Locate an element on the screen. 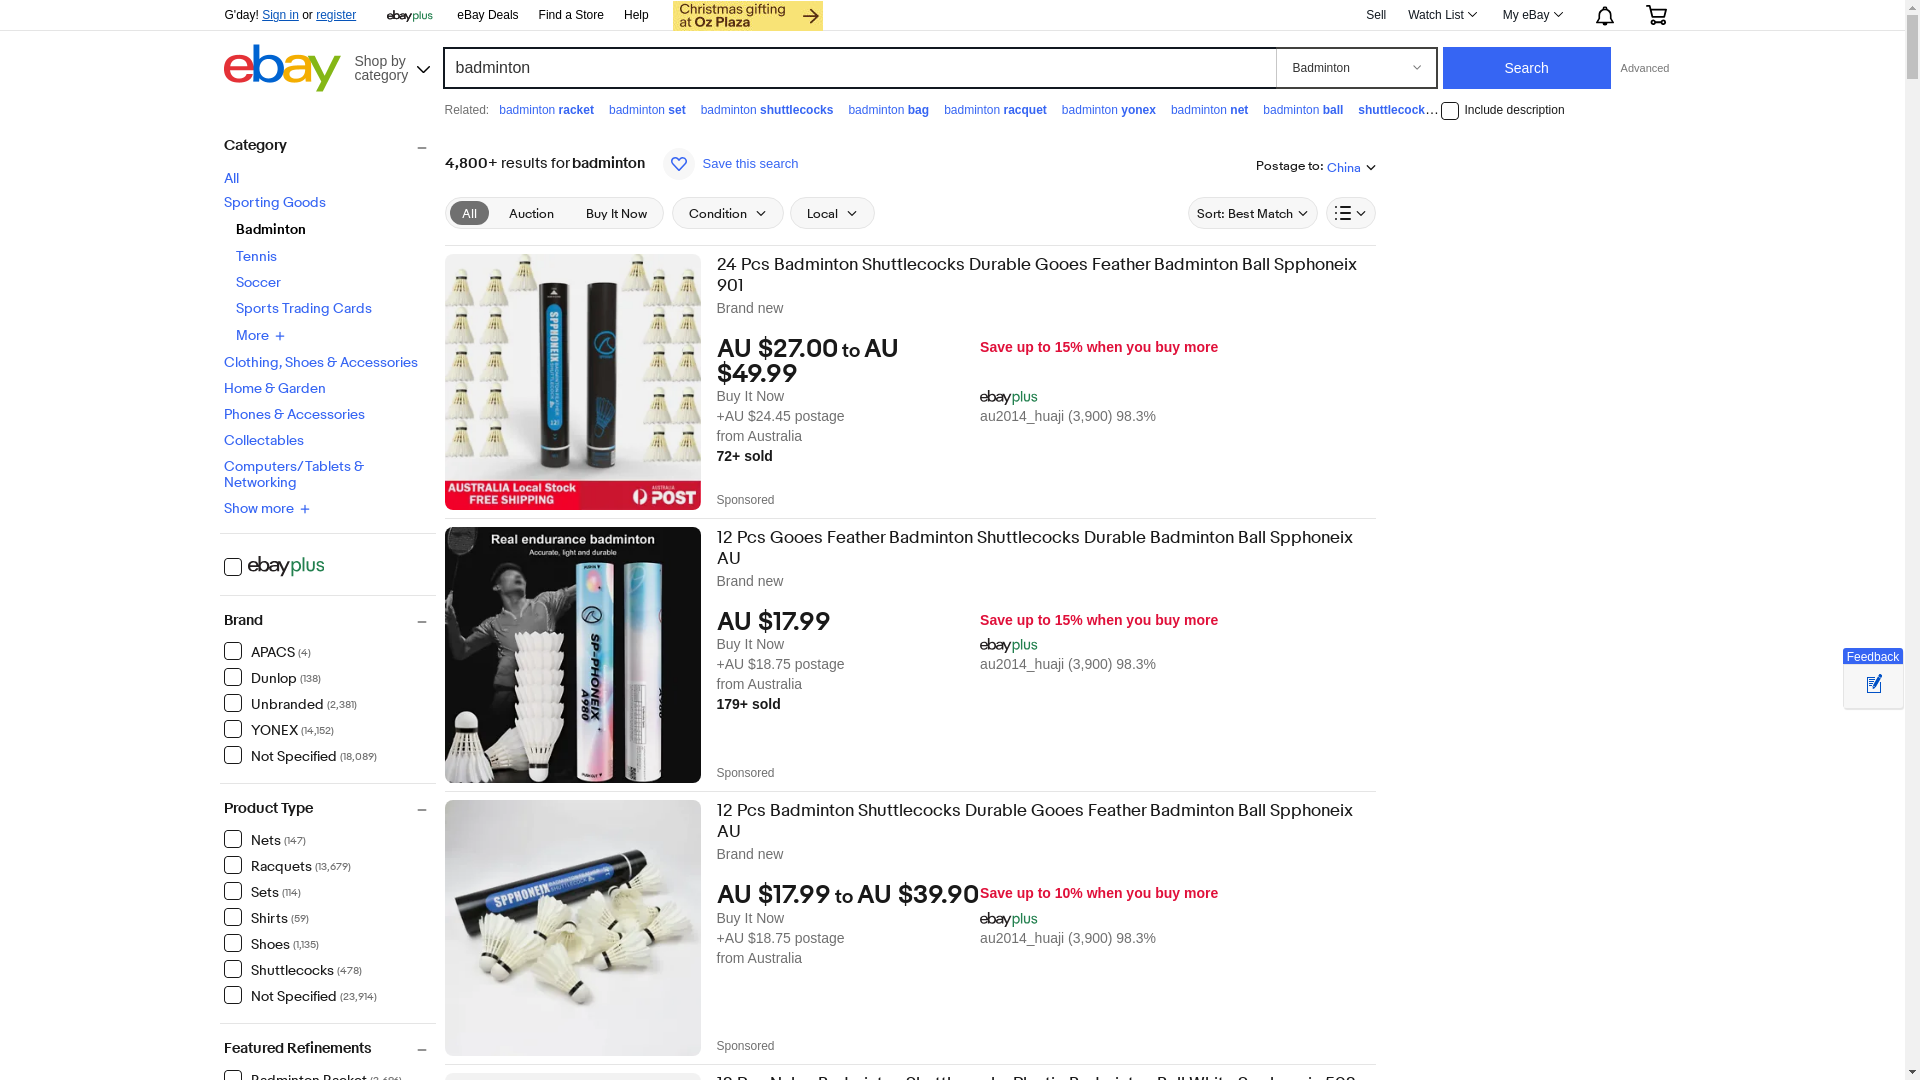 The image size is (1920, 1080). 'Not Specified is located at coordinates (299, 995).